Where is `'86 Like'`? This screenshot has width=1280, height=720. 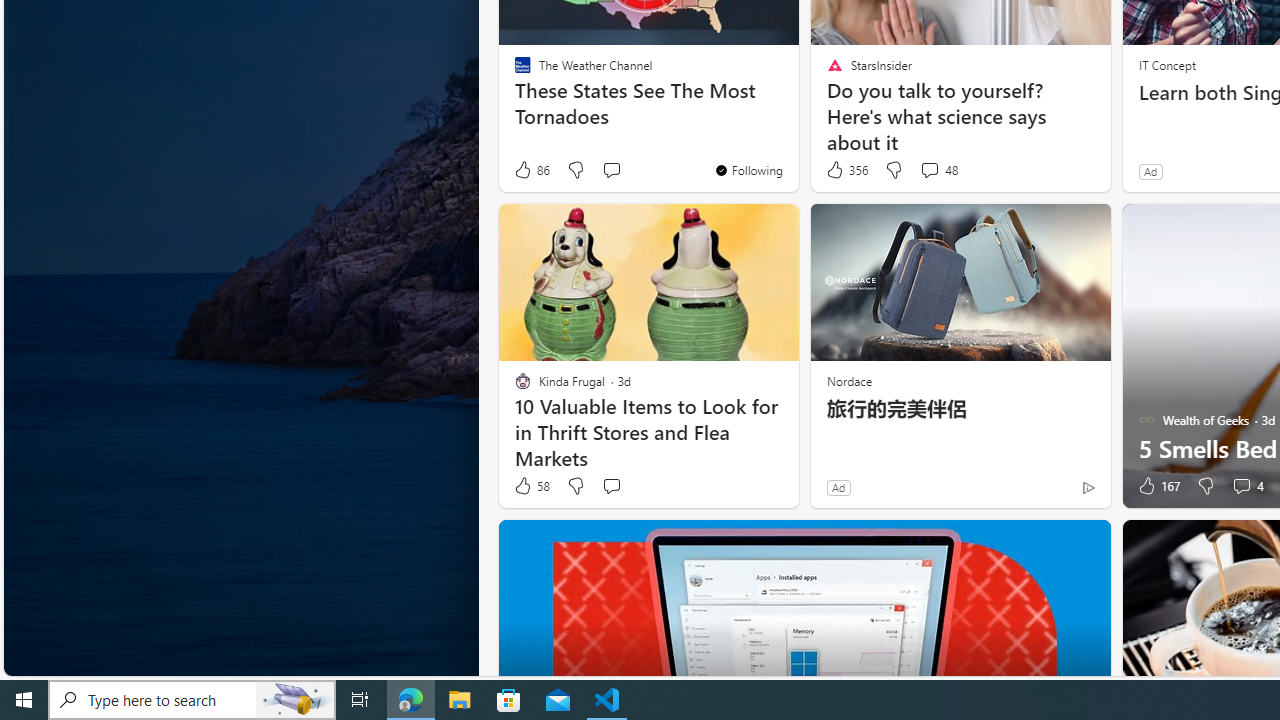 '86 Like' is located at coordinates (531, 169).